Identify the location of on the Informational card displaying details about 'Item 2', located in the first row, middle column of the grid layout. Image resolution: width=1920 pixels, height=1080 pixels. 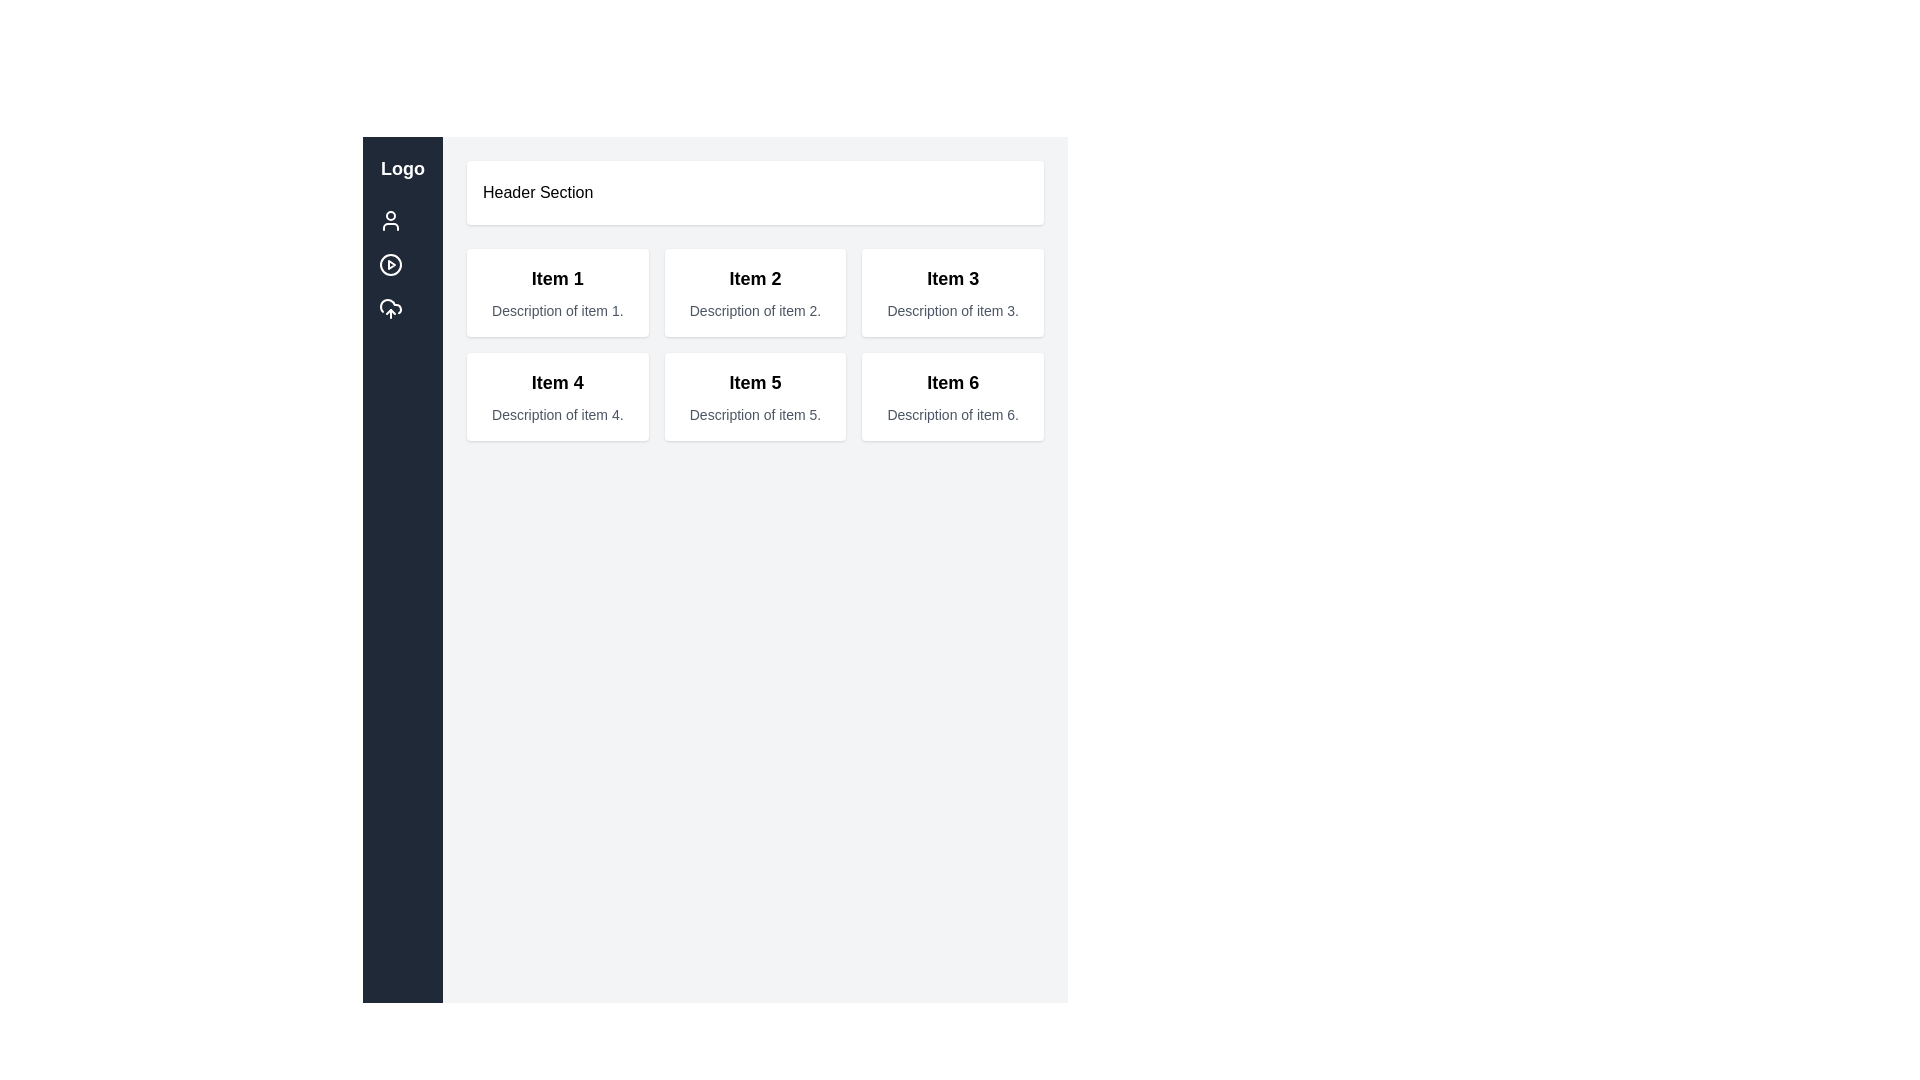
(754, 293).